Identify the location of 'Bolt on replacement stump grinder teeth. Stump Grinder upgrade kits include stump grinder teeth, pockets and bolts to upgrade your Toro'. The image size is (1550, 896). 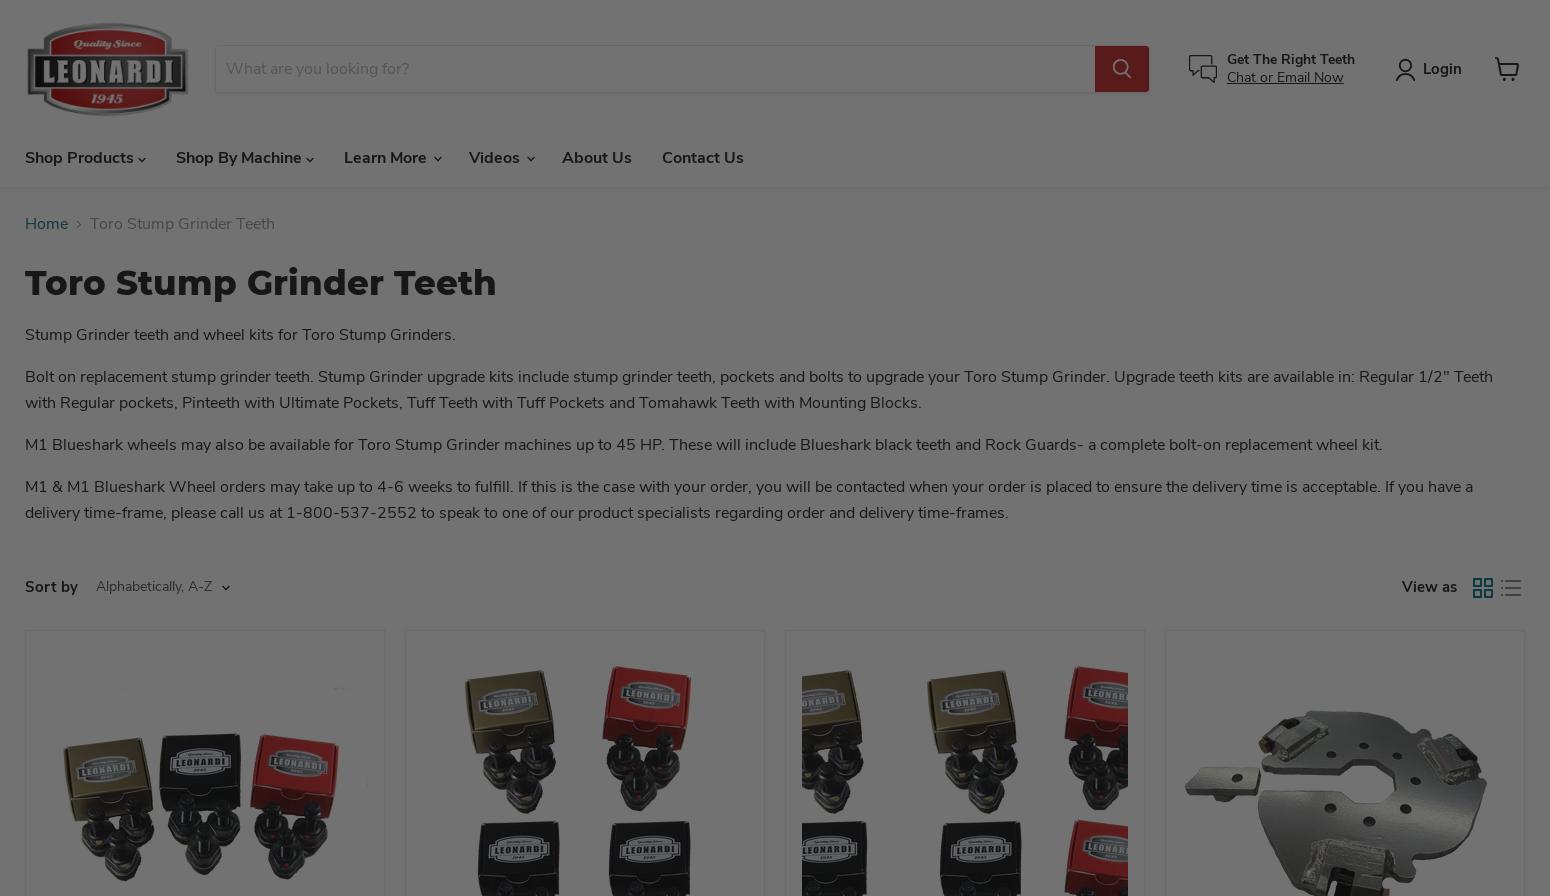
(510, 375).